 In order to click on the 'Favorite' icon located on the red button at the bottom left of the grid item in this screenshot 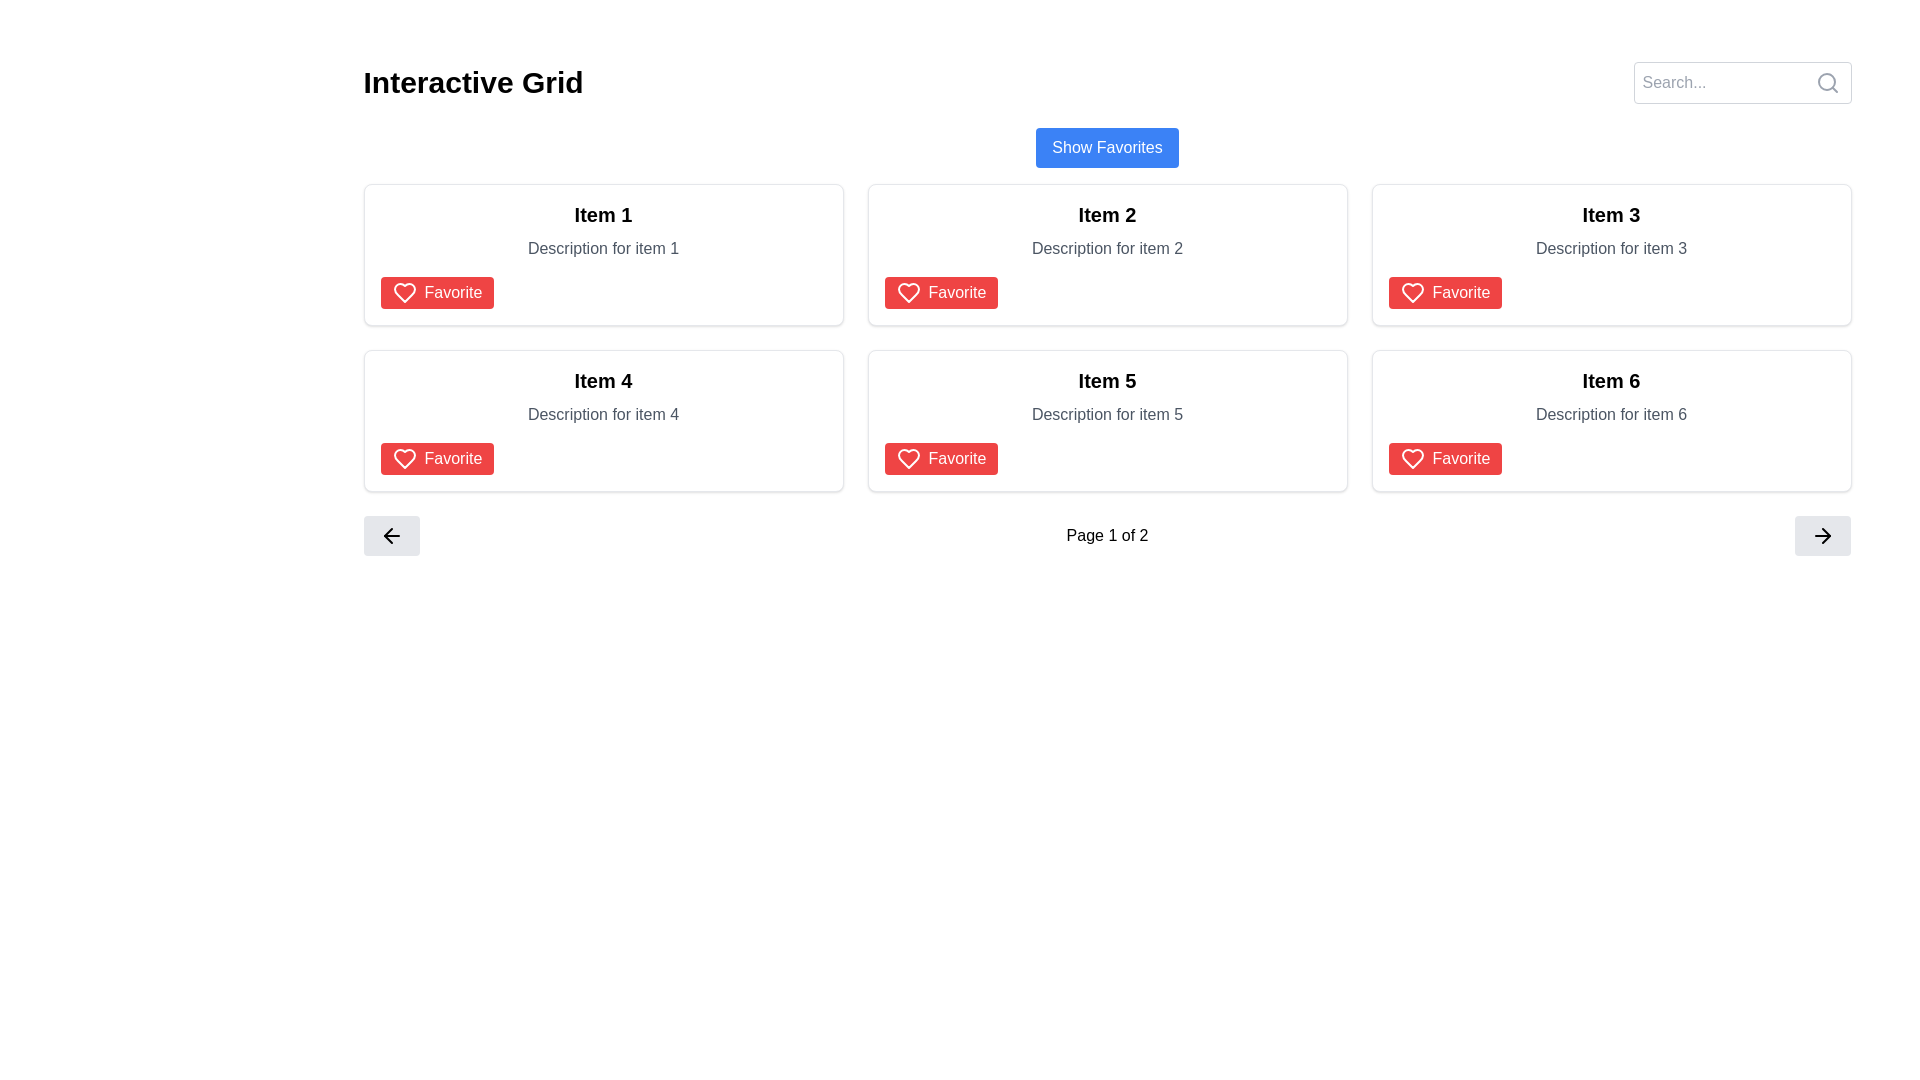, I will do `click(907, 293)`.